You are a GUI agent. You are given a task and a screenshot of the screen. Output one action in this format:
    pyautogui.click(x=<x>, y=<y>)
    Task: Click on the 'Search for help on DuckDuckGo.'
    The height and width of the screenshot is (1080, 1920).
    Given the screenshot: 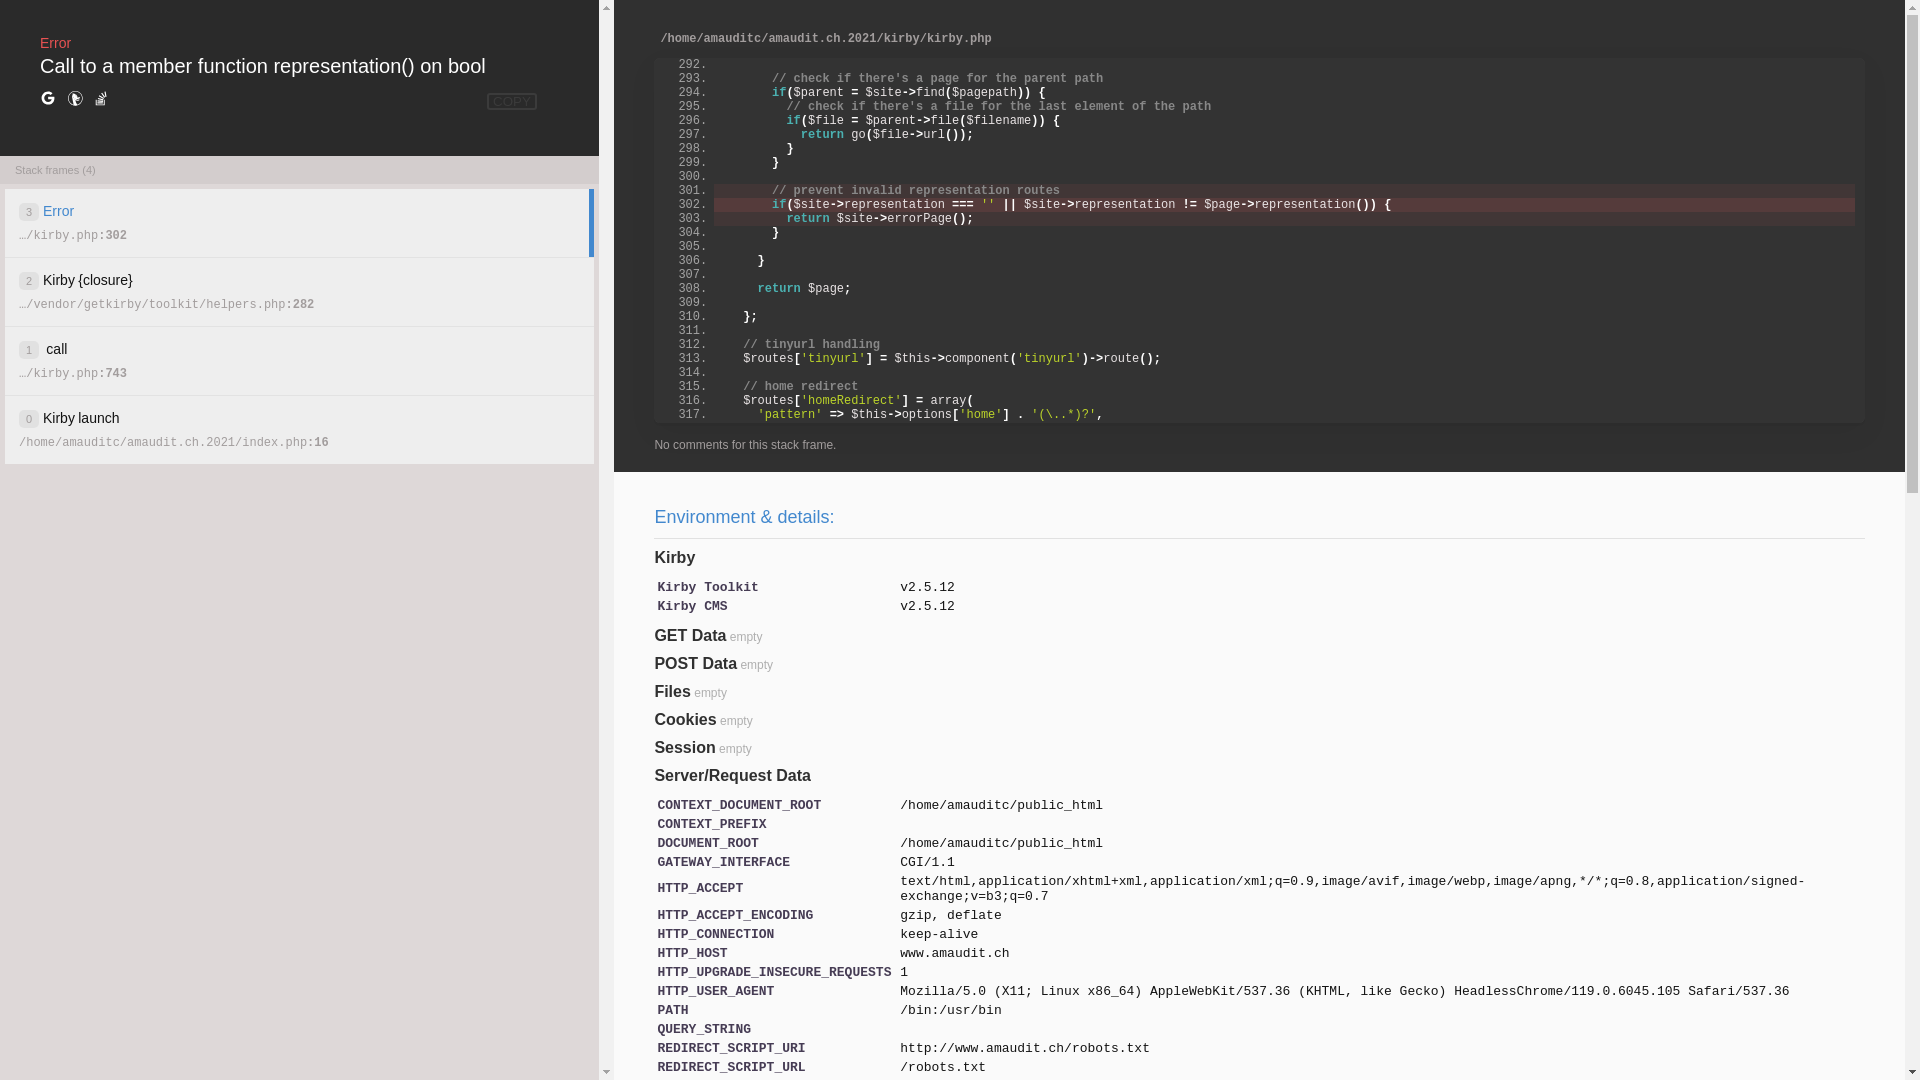 What is the action you would take?
    pyautogui.click(x=75, y=99)
    